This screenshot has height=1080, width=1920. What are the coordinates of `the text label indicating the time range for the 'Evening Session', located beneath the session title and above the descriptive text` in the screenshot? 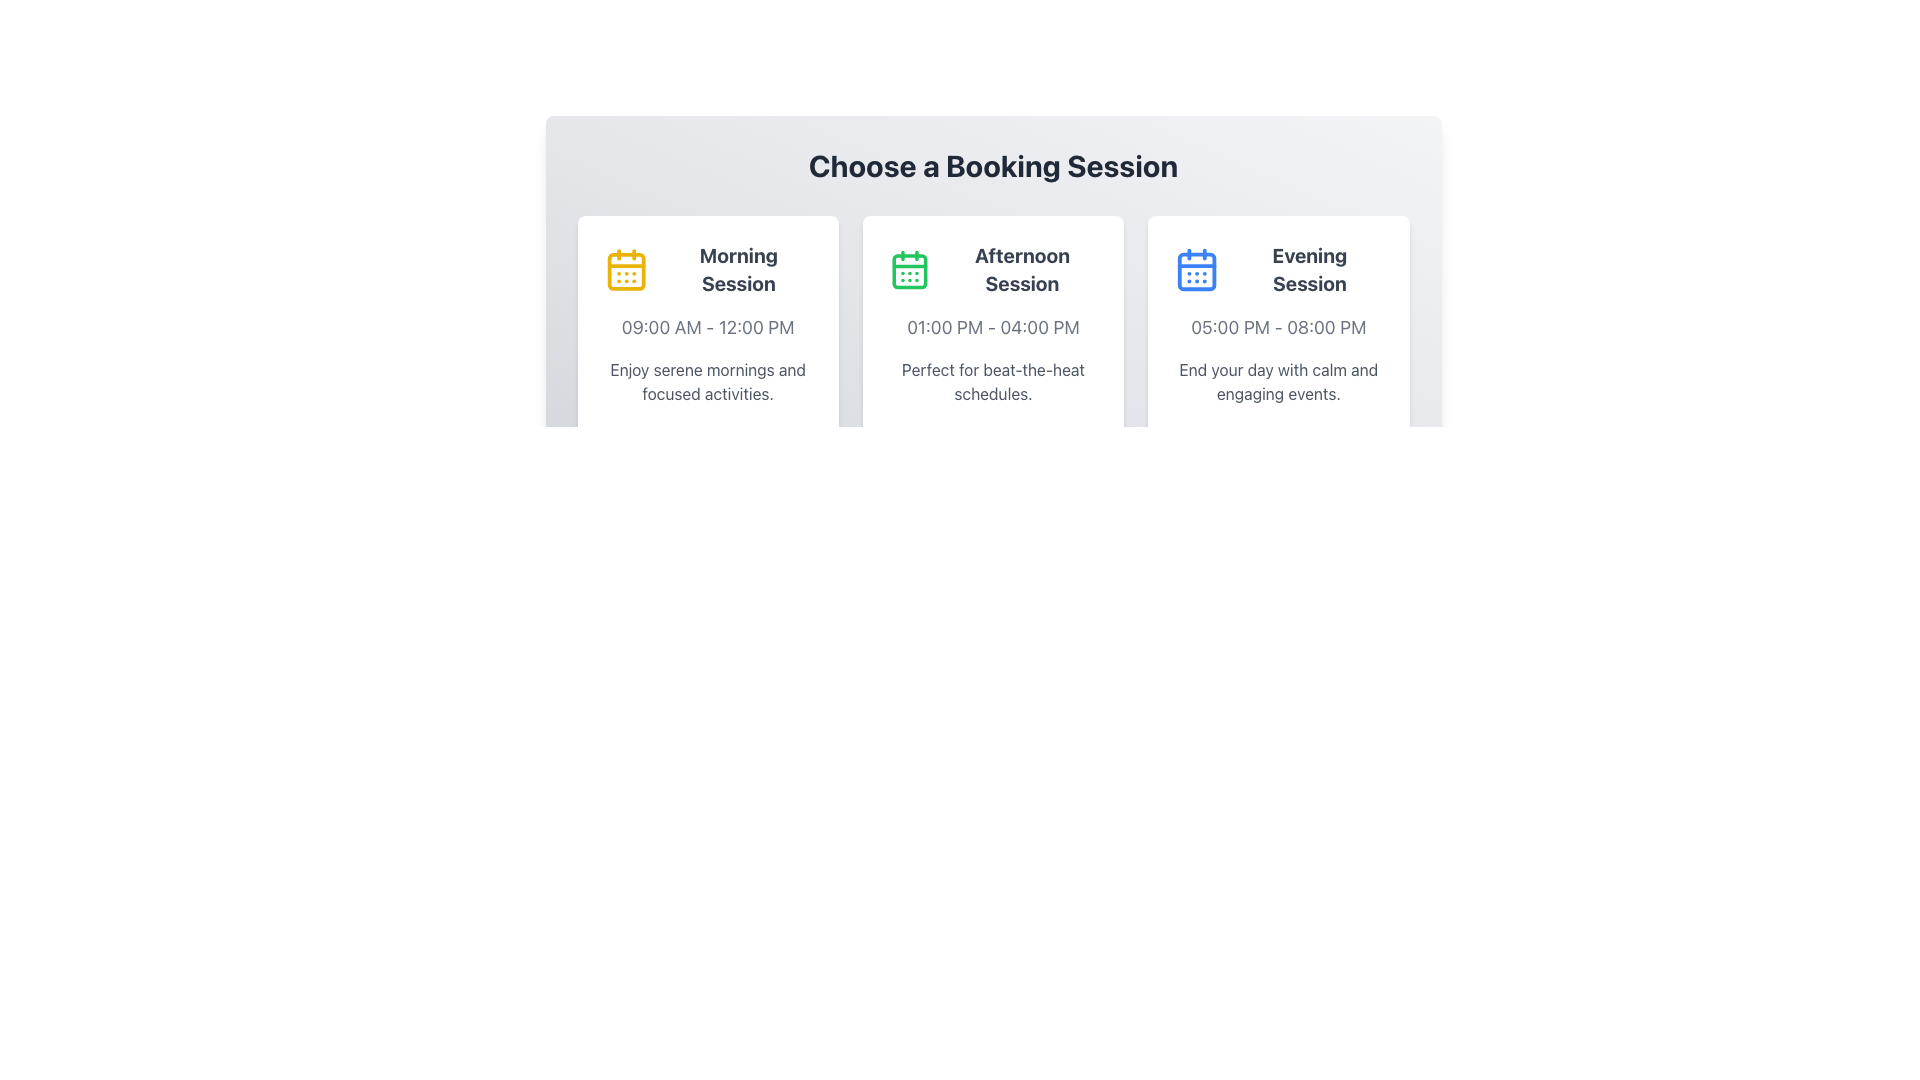 It's located at (1277, 326).